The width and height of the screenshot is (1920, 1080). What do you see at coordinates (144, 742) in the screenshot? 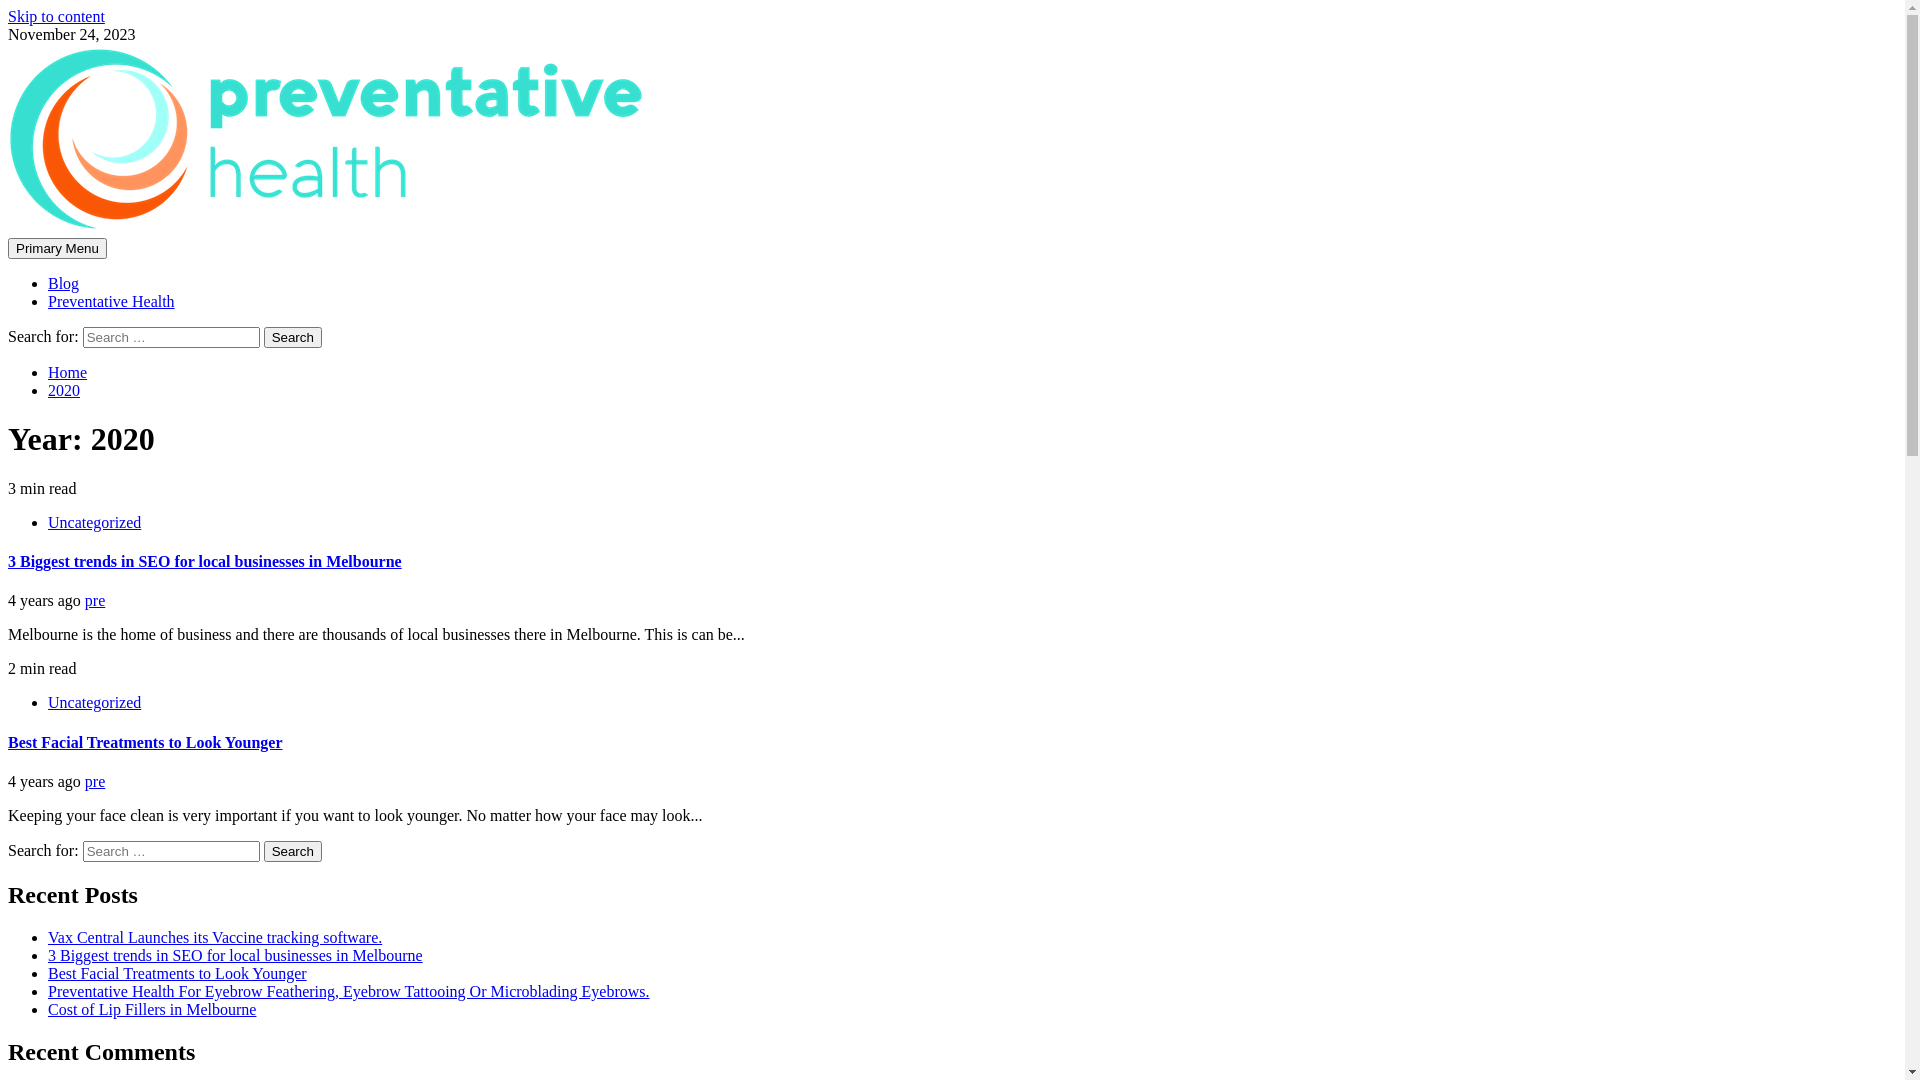
I see `'Best Facial Treatments to Look Younger'` at bounding box center [144, 742].